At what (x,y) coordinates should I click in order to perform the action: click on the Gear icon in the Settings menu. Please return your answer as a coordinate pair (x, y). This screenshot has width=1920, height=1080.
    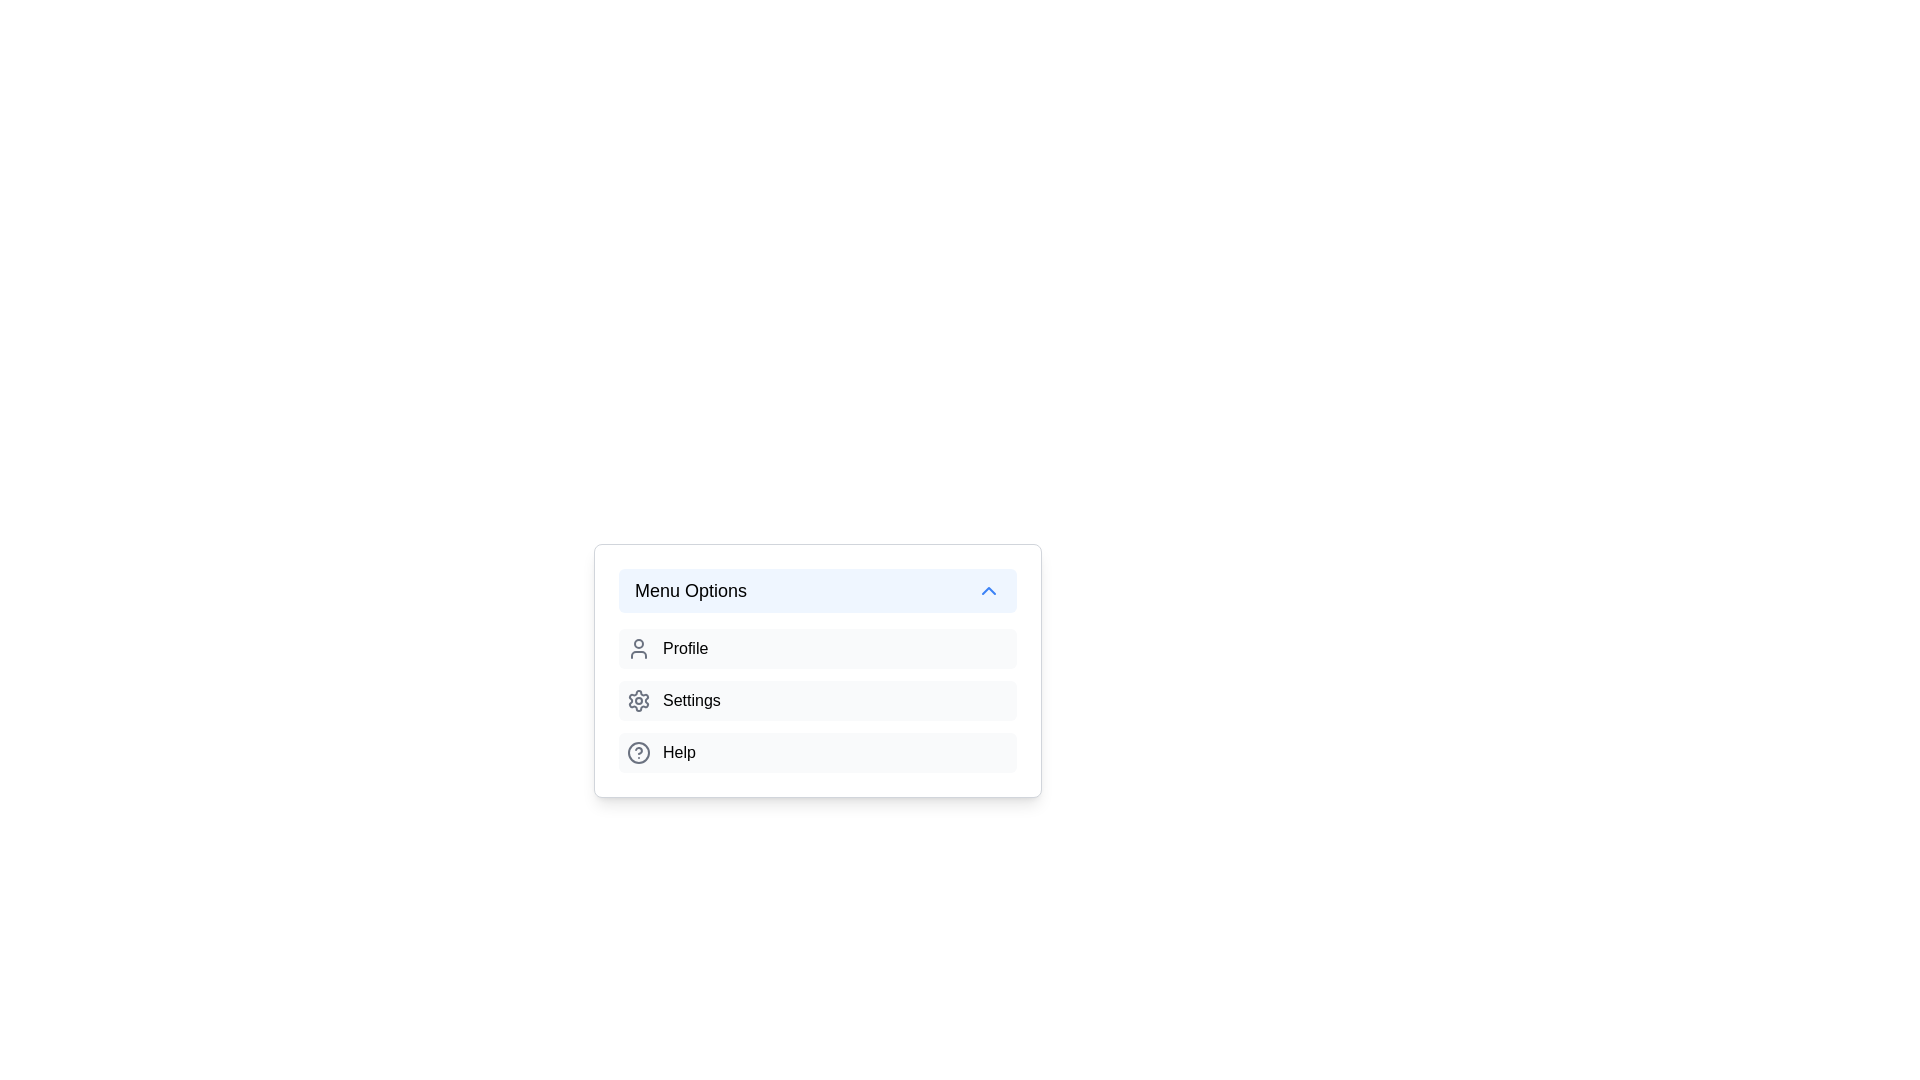
    Looking at the image, I should click on (637, 700).